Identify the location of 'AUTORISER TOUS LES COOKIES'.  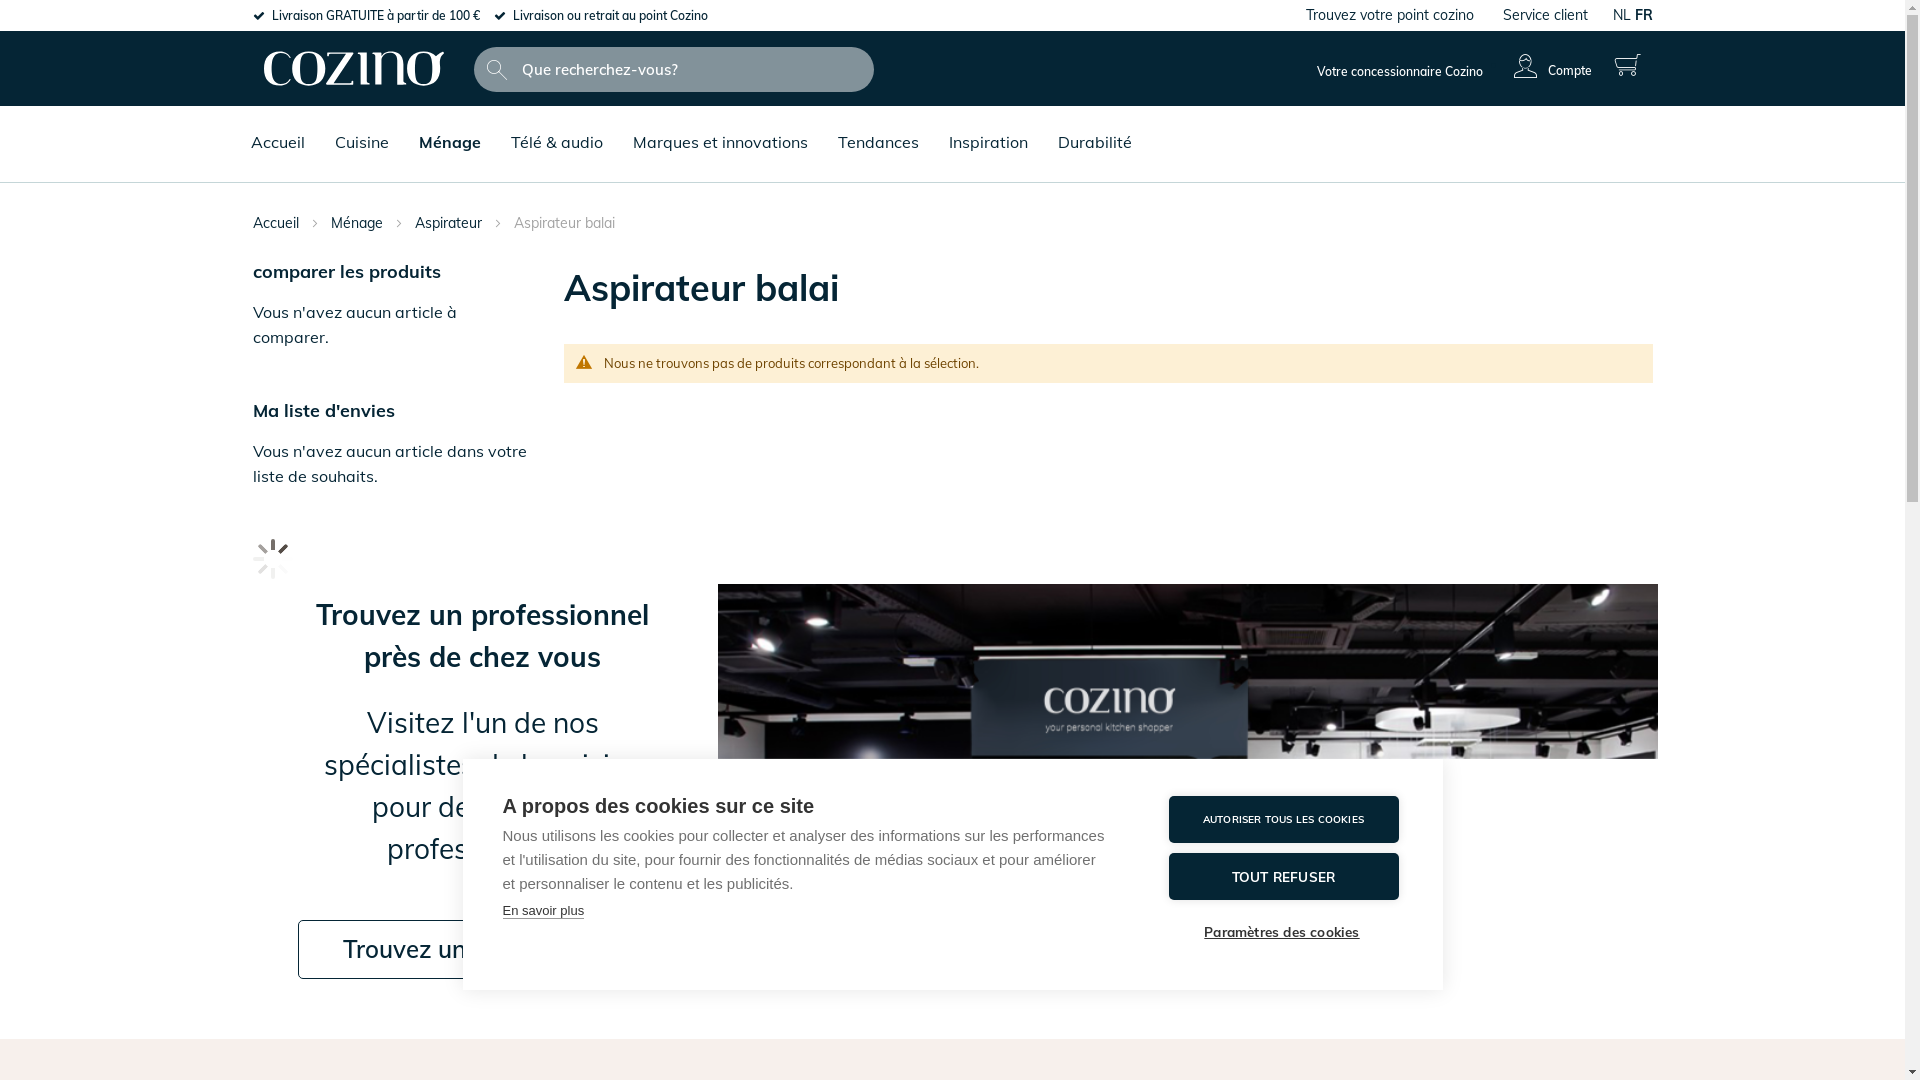
(1282, 819).